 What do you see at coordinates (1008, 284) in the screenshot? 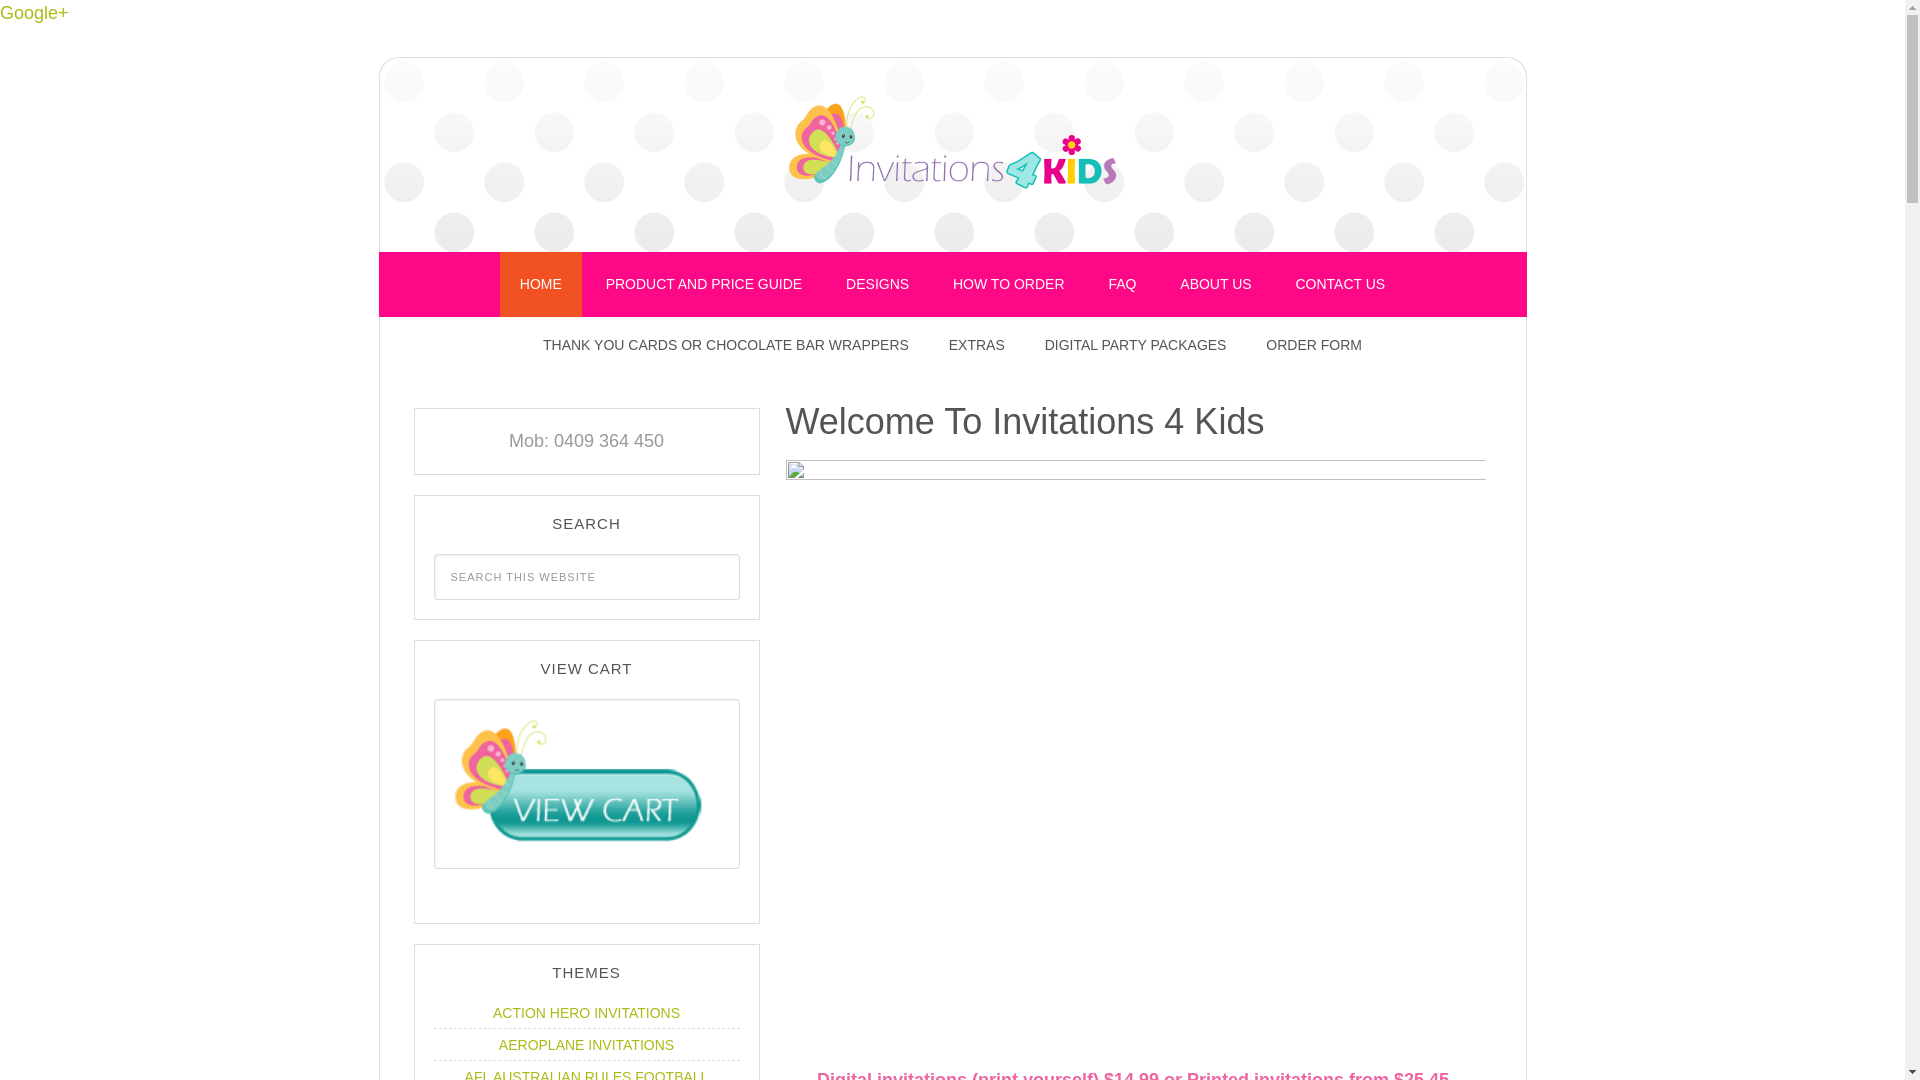
I see `'HOW TO ORDER'` at bounding box center [1008, 284].